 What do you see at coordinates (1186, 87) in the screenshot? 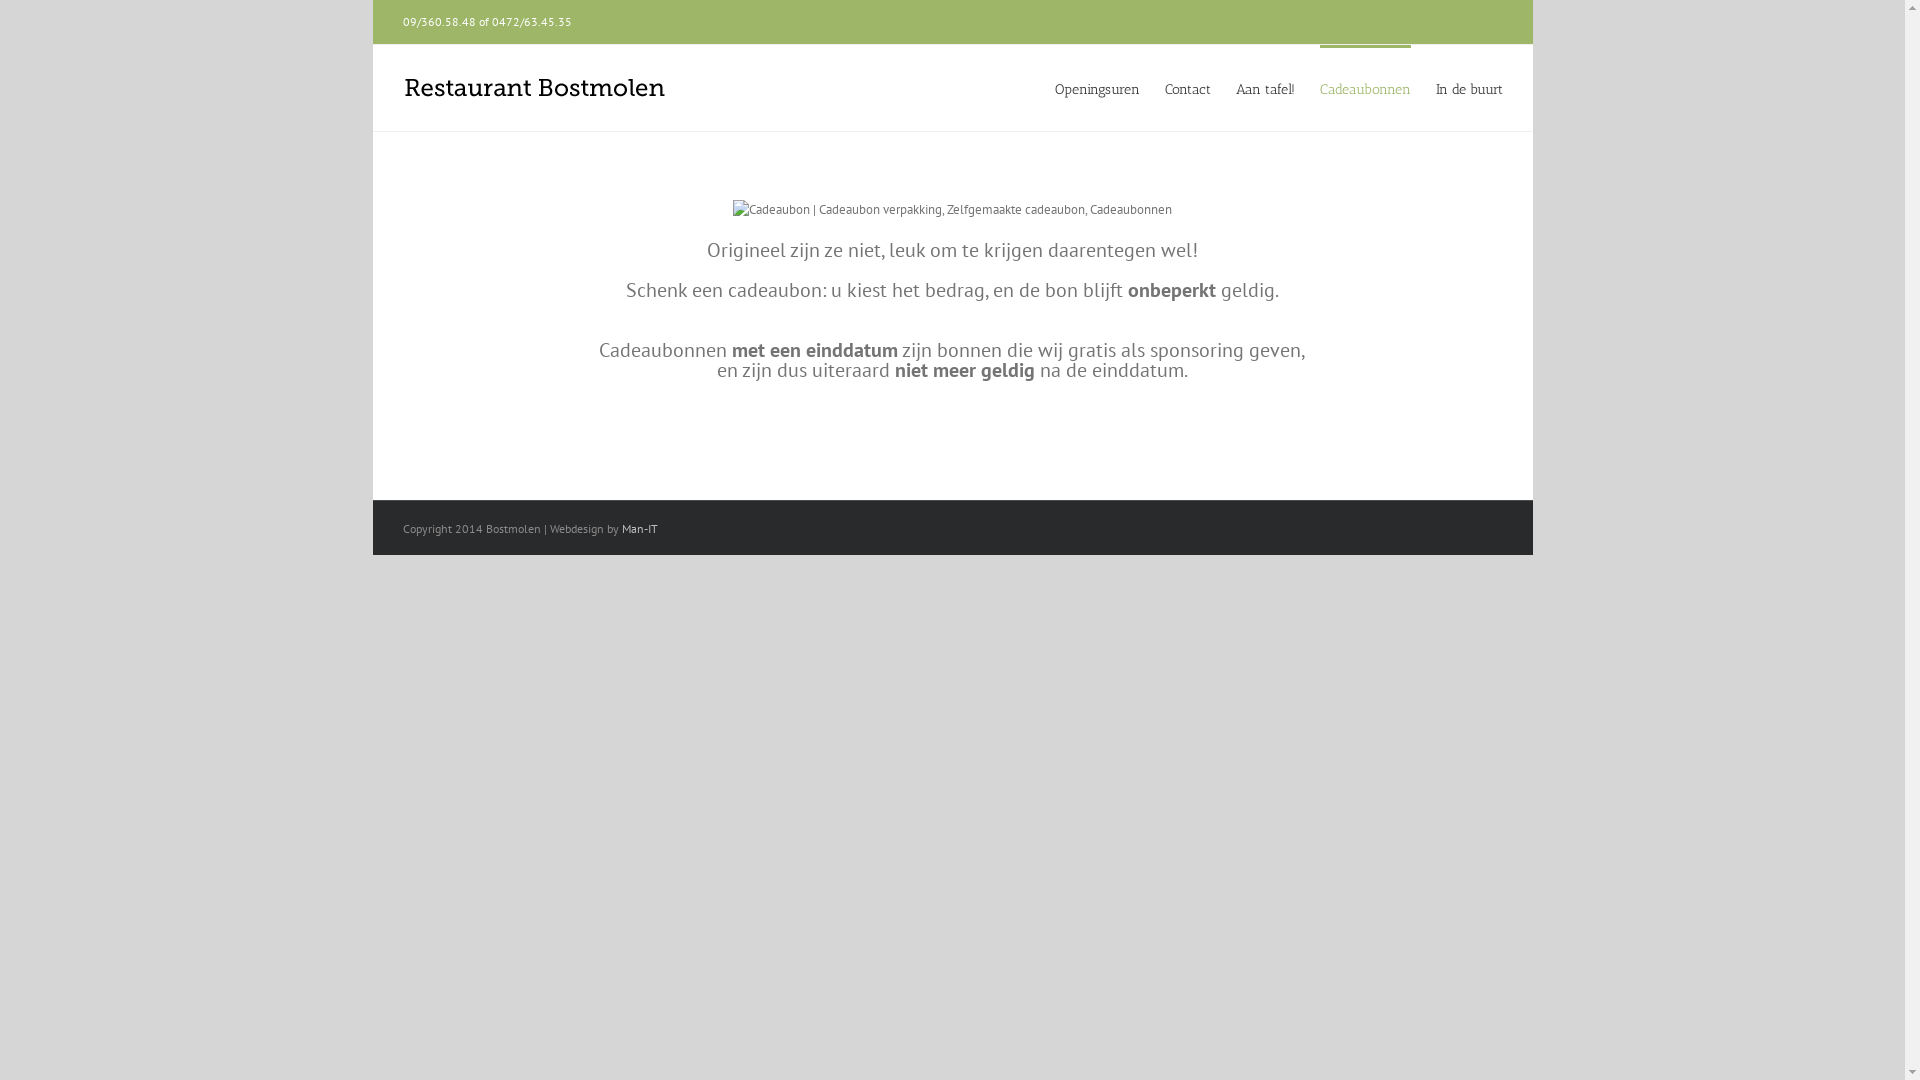
I see `'Contact'` at bounding box center [1186, 87].